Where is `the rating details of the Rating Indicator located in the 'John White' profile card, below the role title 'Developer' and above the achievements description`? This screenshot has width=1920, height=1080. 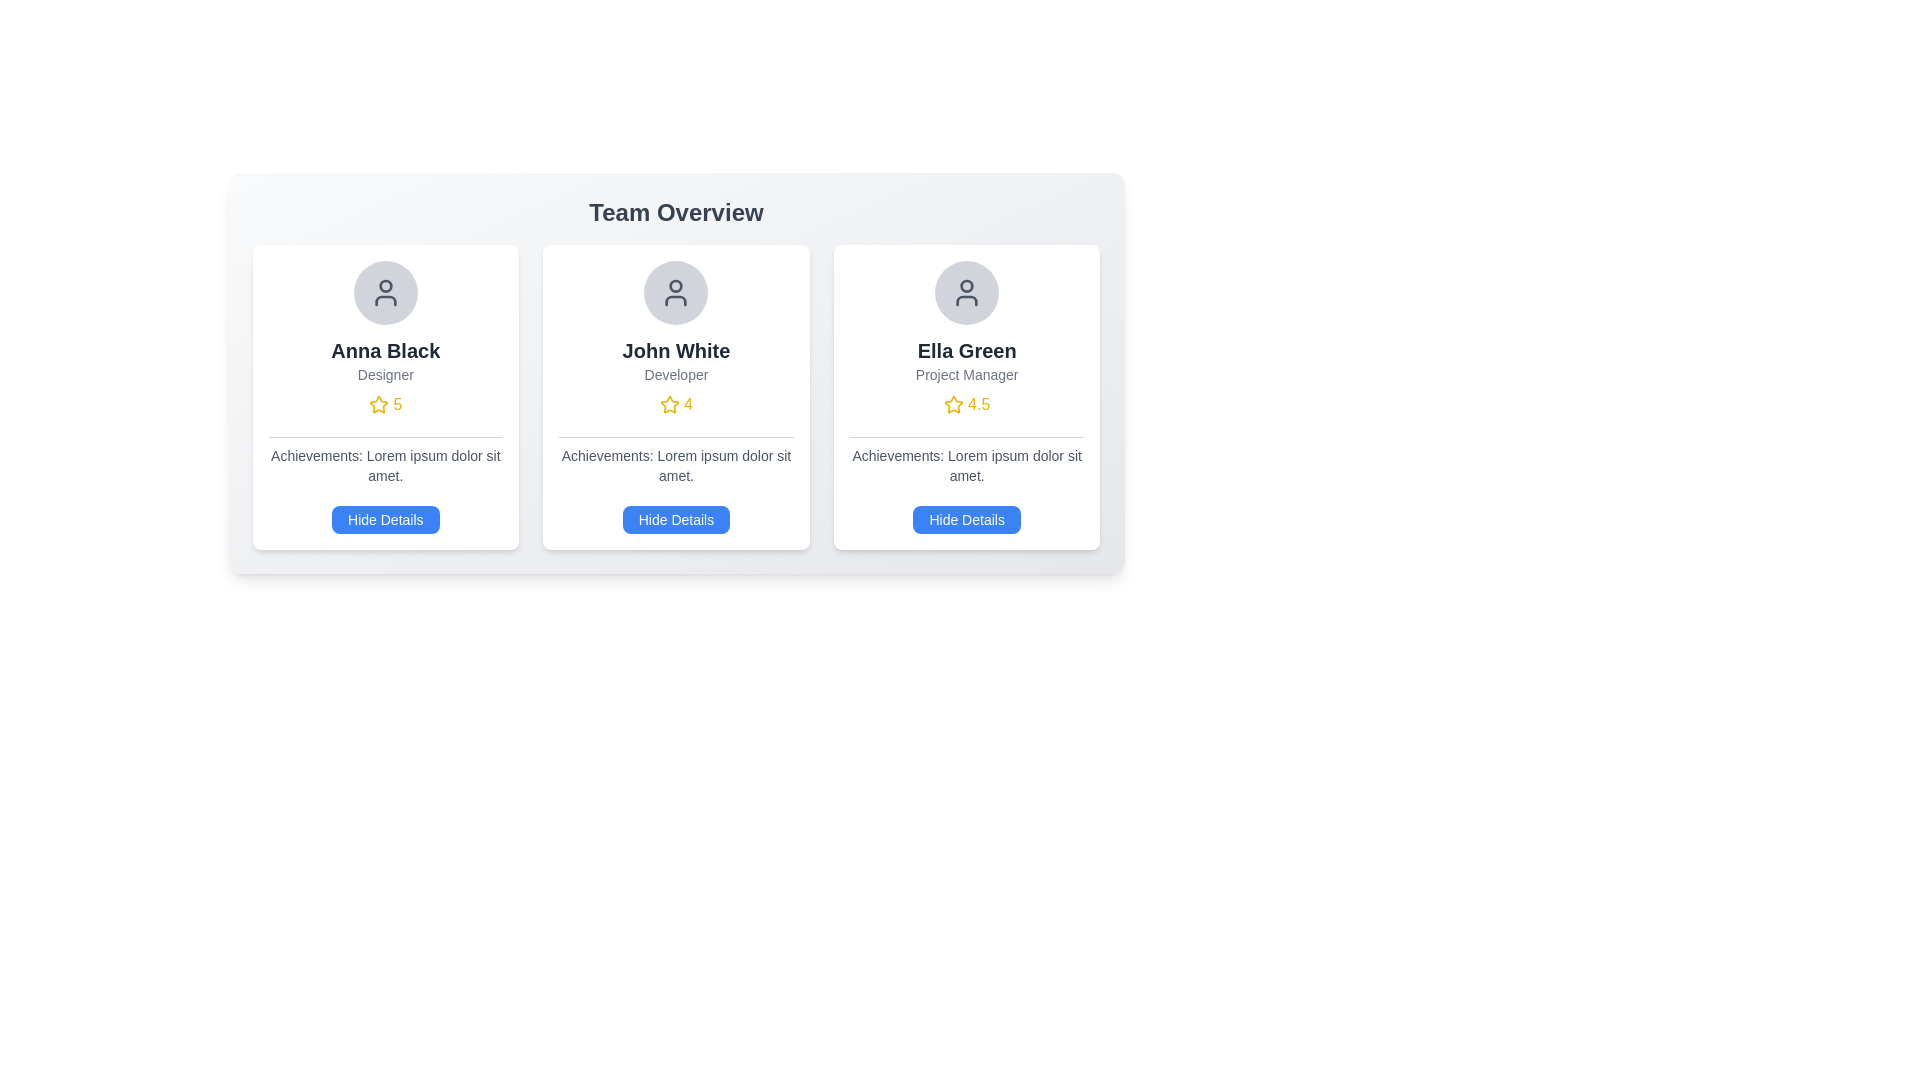 the rating details of the Rating Indicator located in the 'John White' profile card, below the role title 'Developer' and above the achievements description is located at coordinates (676, 405).